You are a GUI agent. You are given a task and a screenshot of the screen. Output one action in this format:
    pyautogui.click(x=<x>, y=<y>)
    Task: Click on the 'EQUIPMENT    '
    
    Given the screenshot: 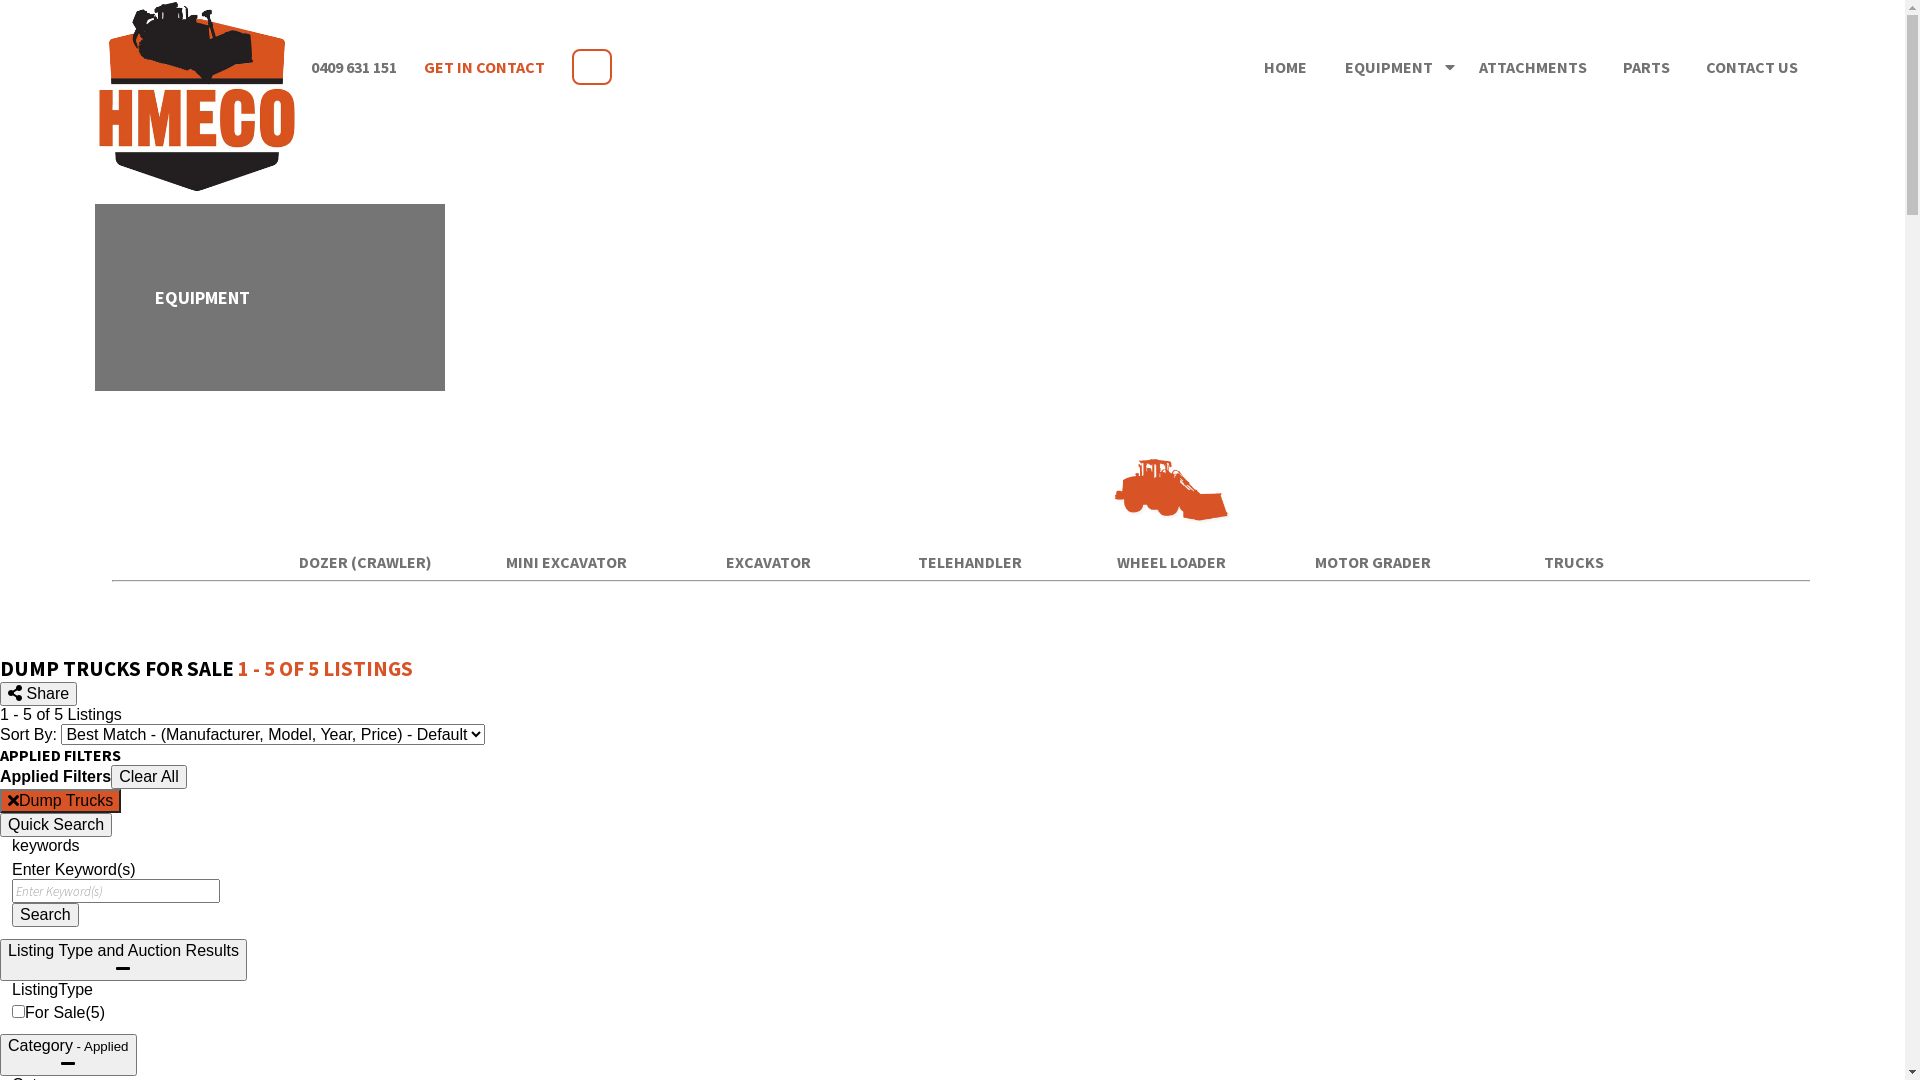 What is the action you would take?
    pyautogui.click(x=1399, y=65)
    